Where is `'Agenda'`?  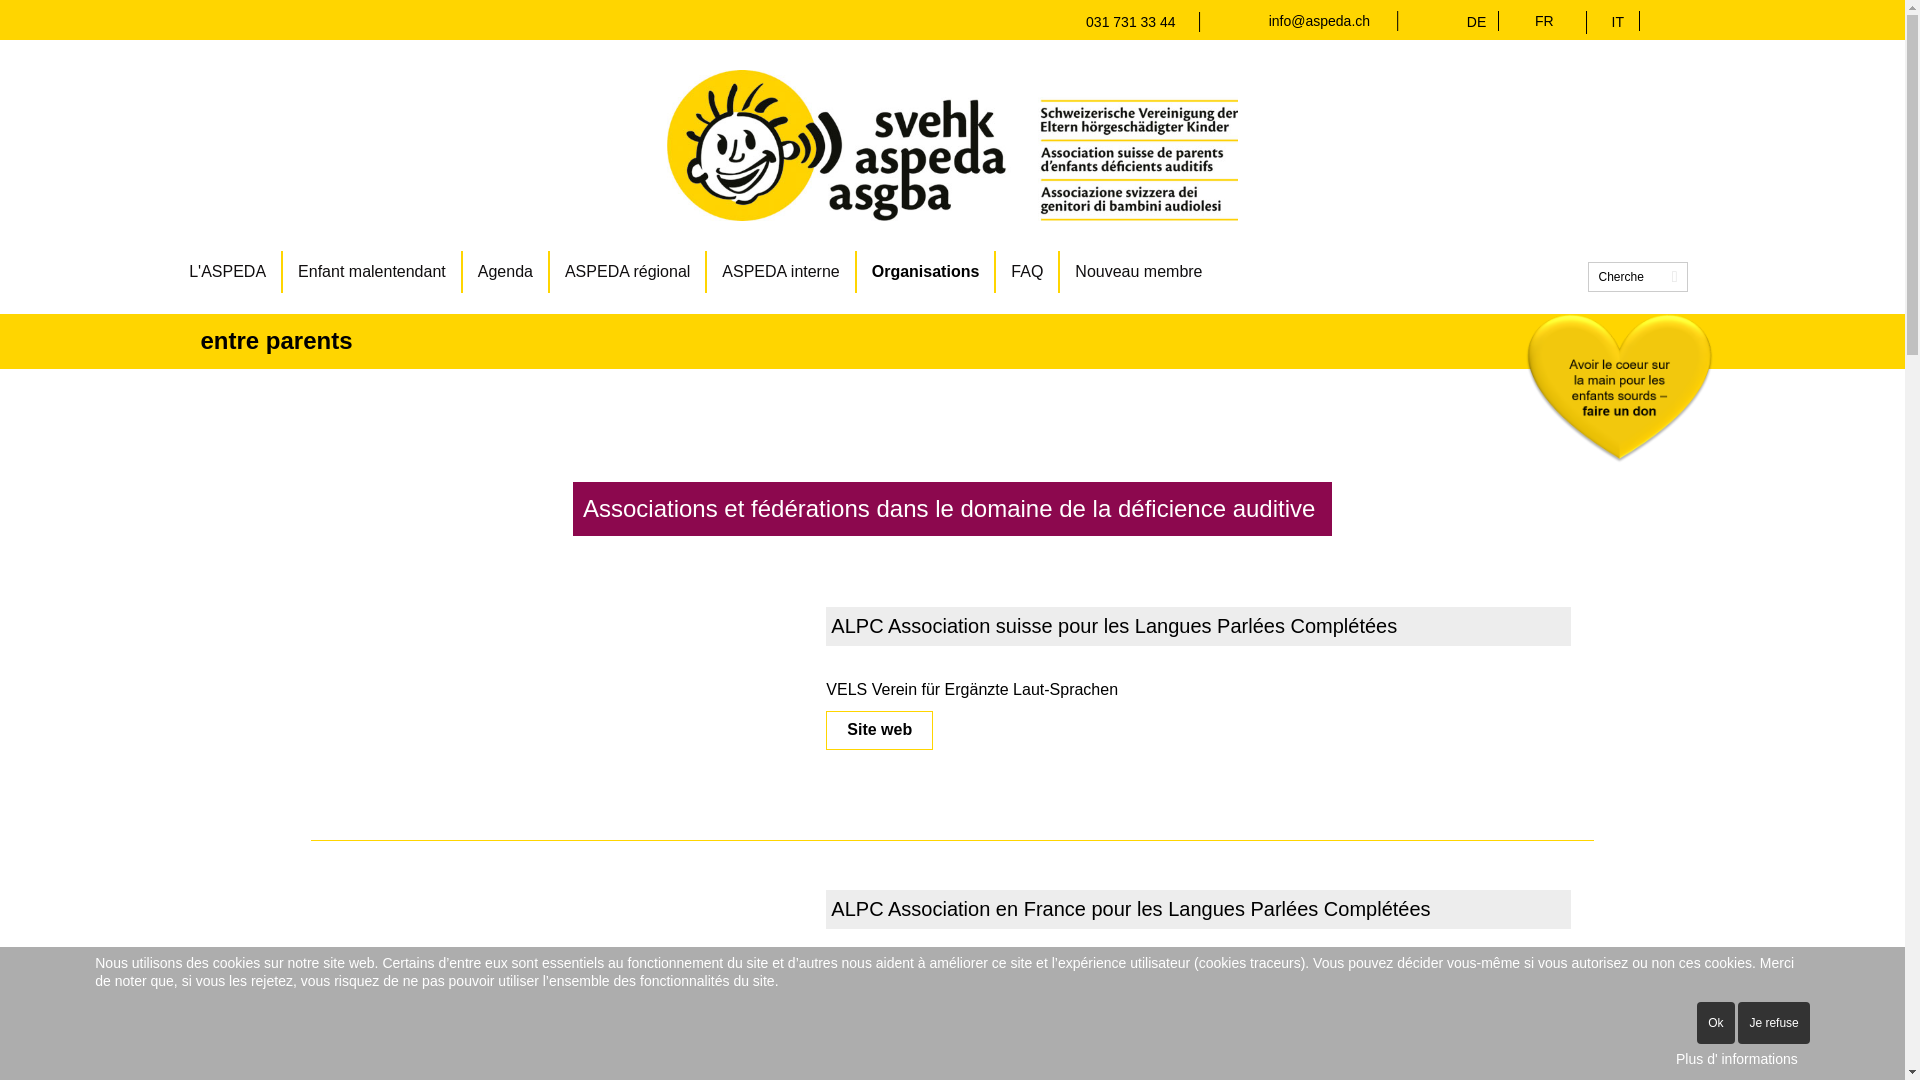
'Agenda' is located at coordinates (506, 272).